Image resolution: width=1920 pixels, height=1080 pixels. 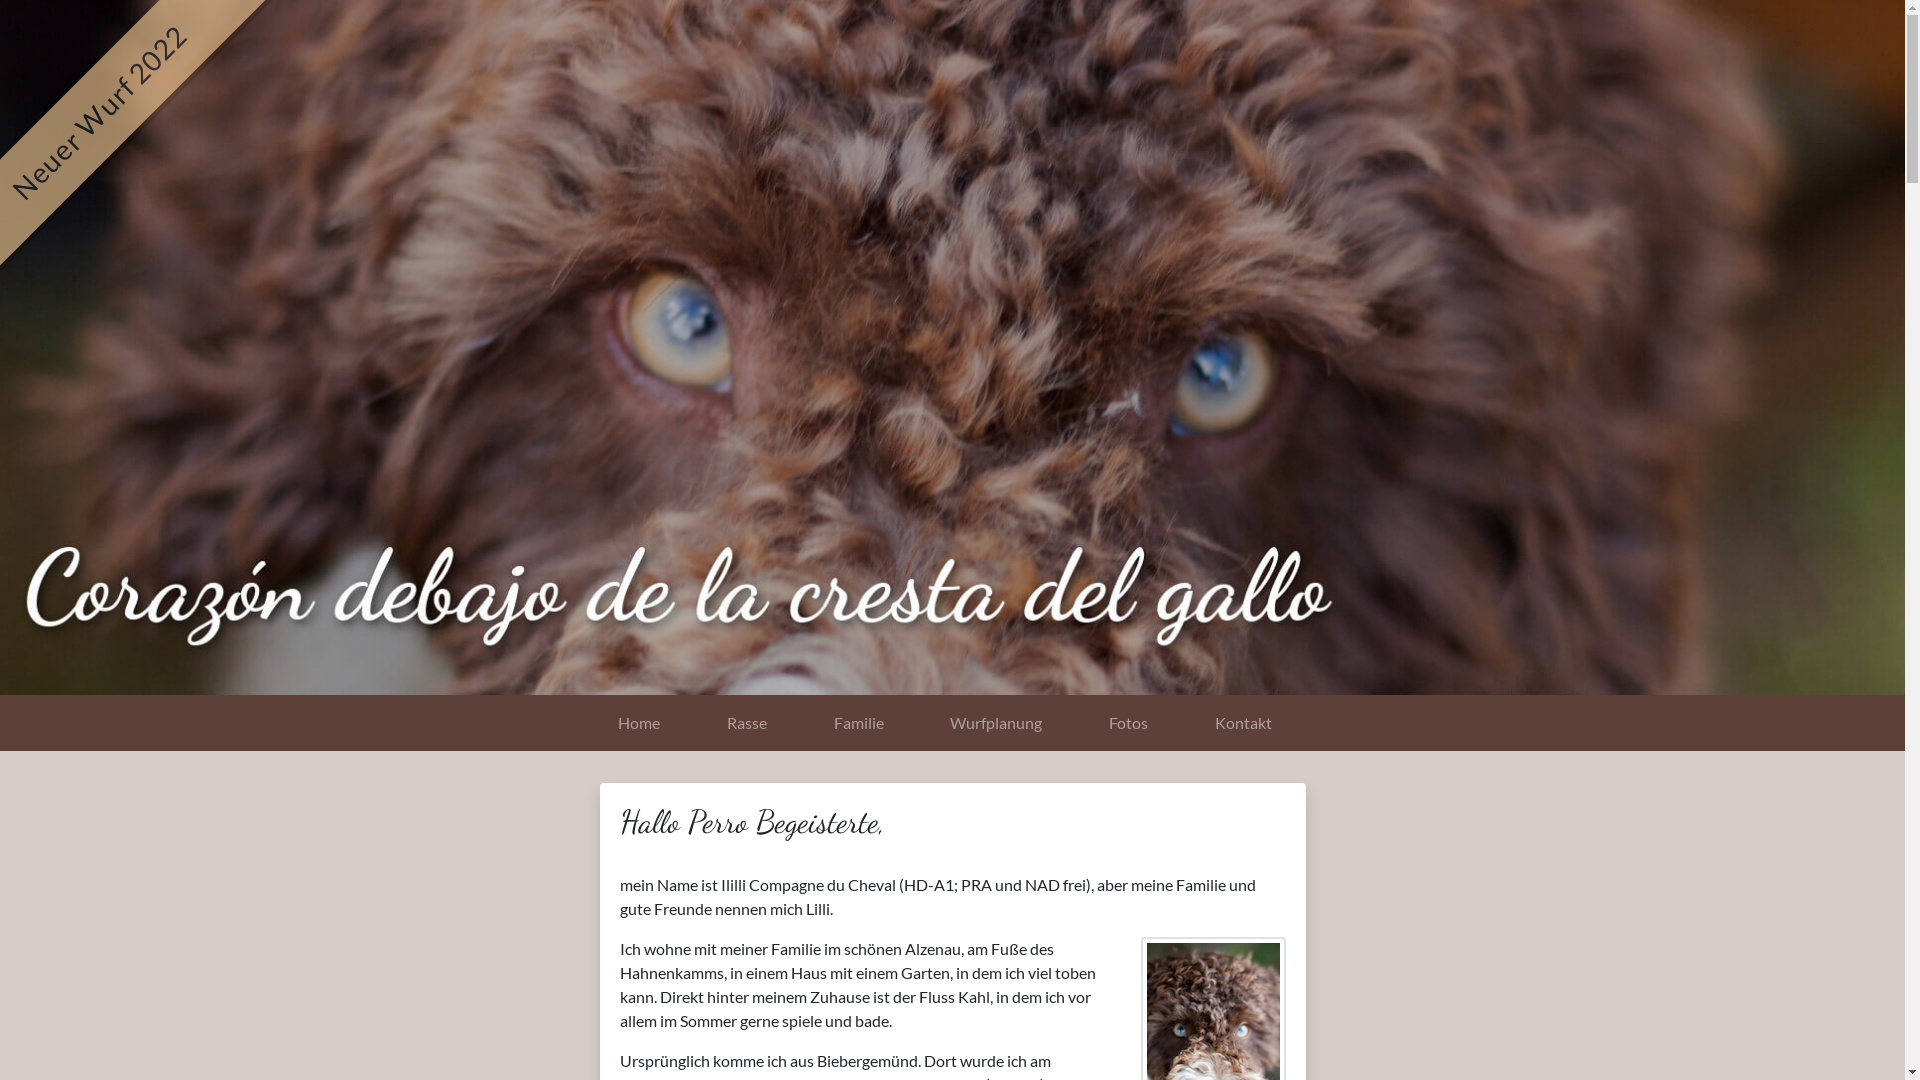 I want to click on 'Wurfplanung', so click(x=915, y=722).